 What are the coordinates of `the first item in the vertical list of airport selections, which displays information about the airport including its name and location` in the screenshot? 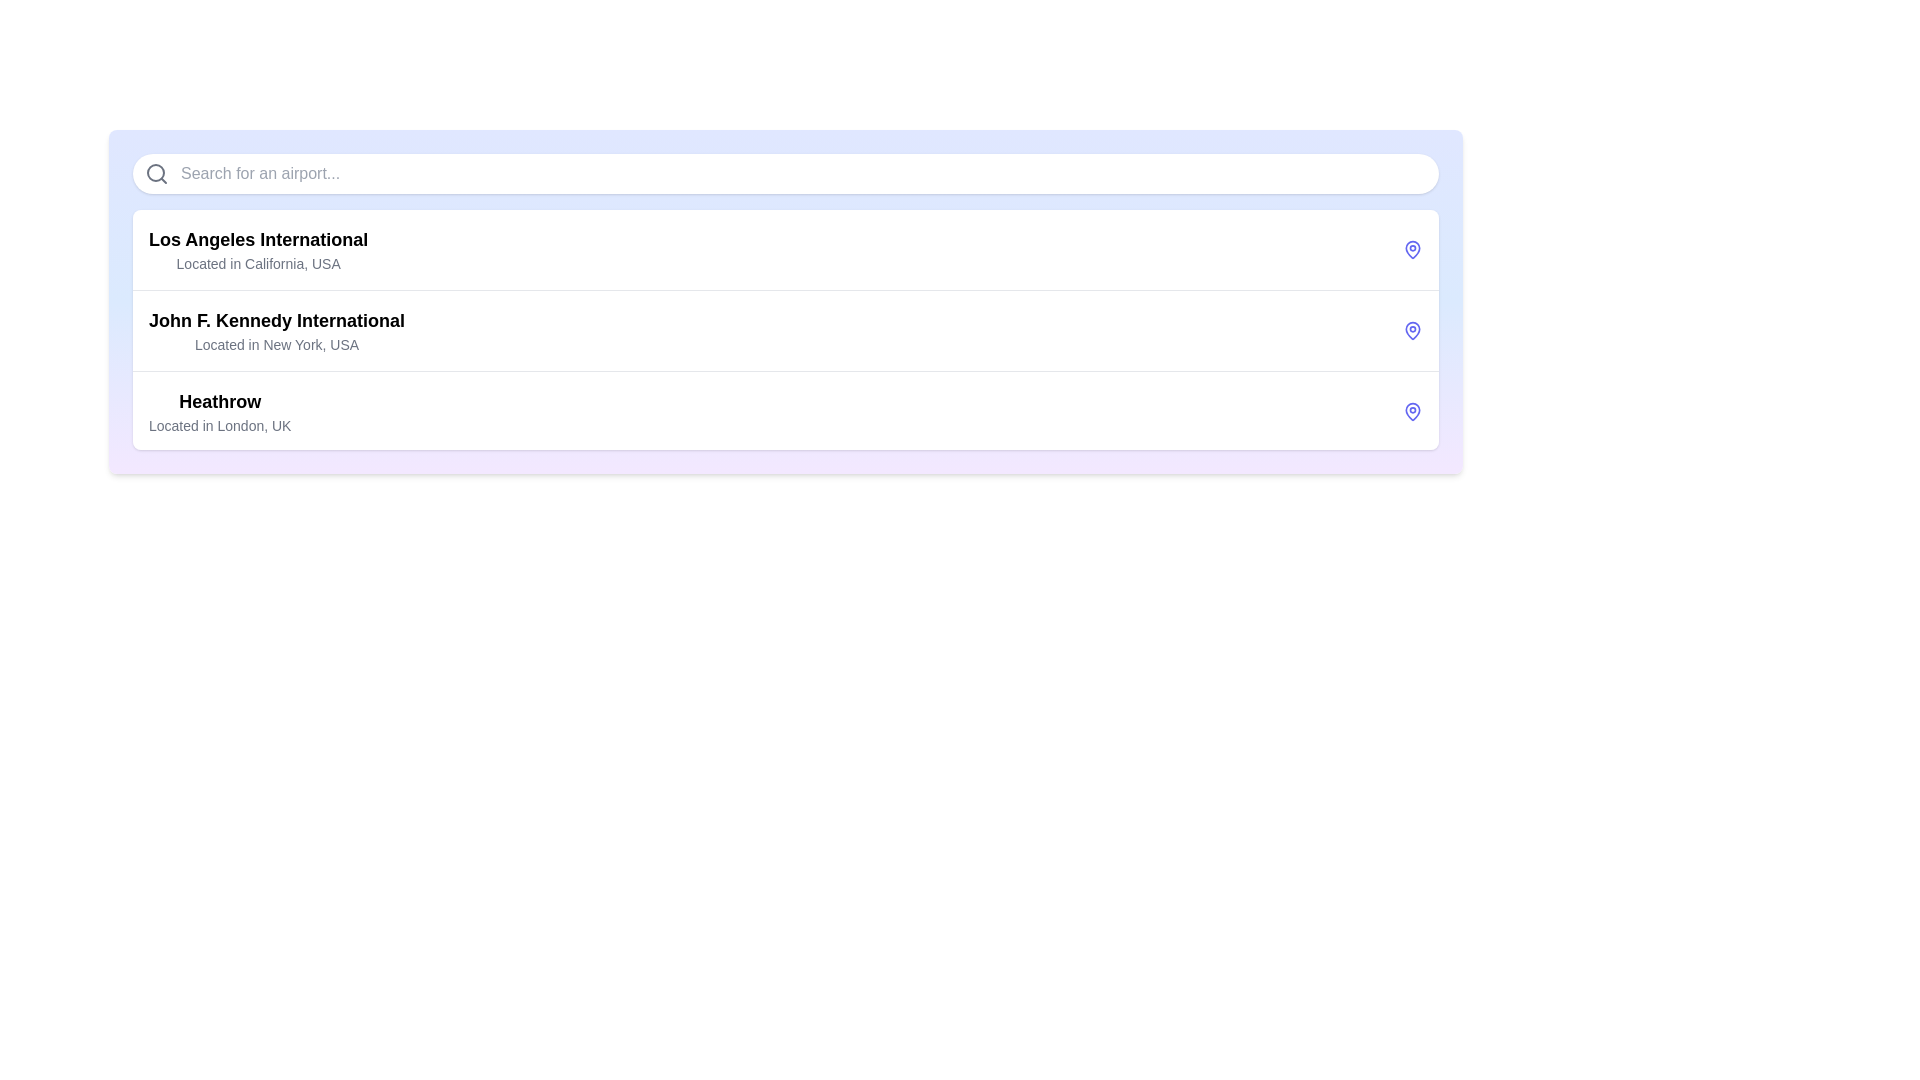 It's located at (257, 249).